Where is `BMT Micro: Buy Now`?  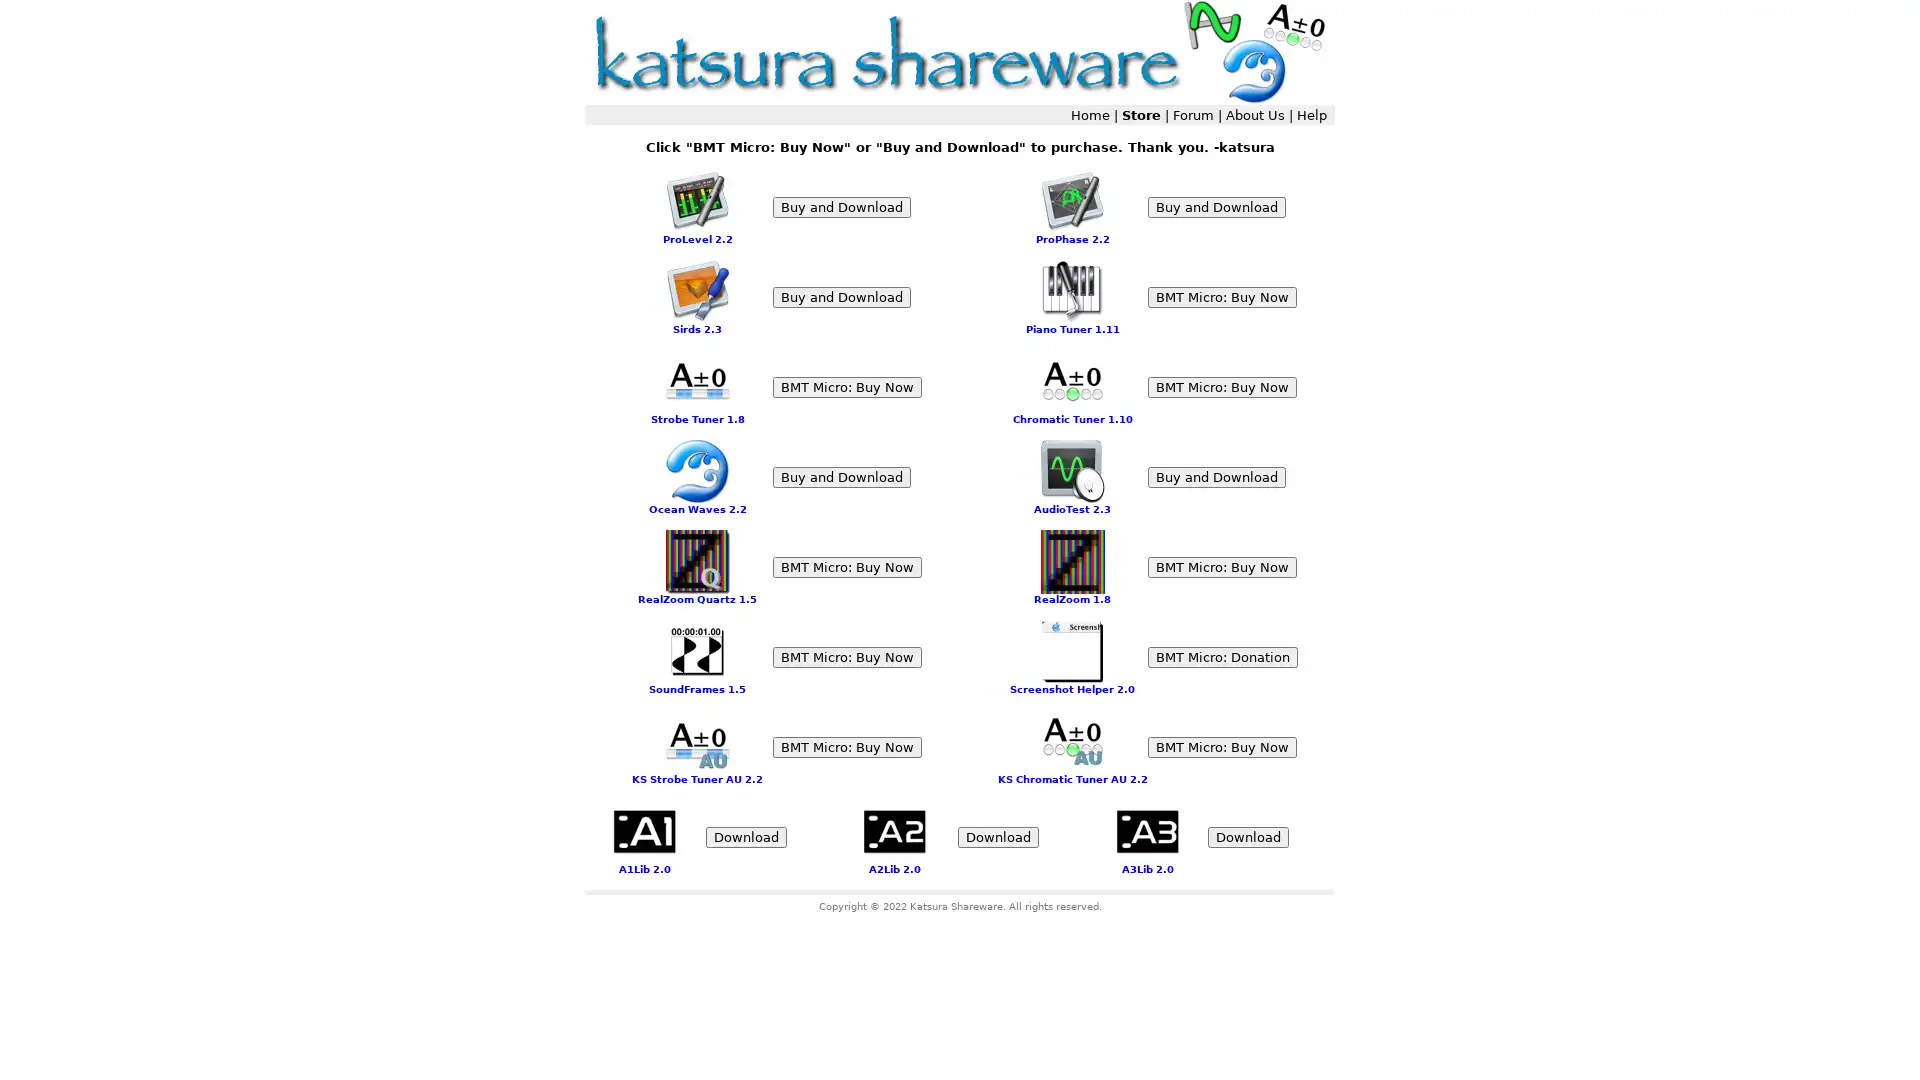
BMT Micro: Buy Now is located at coordinates (1220, 297).